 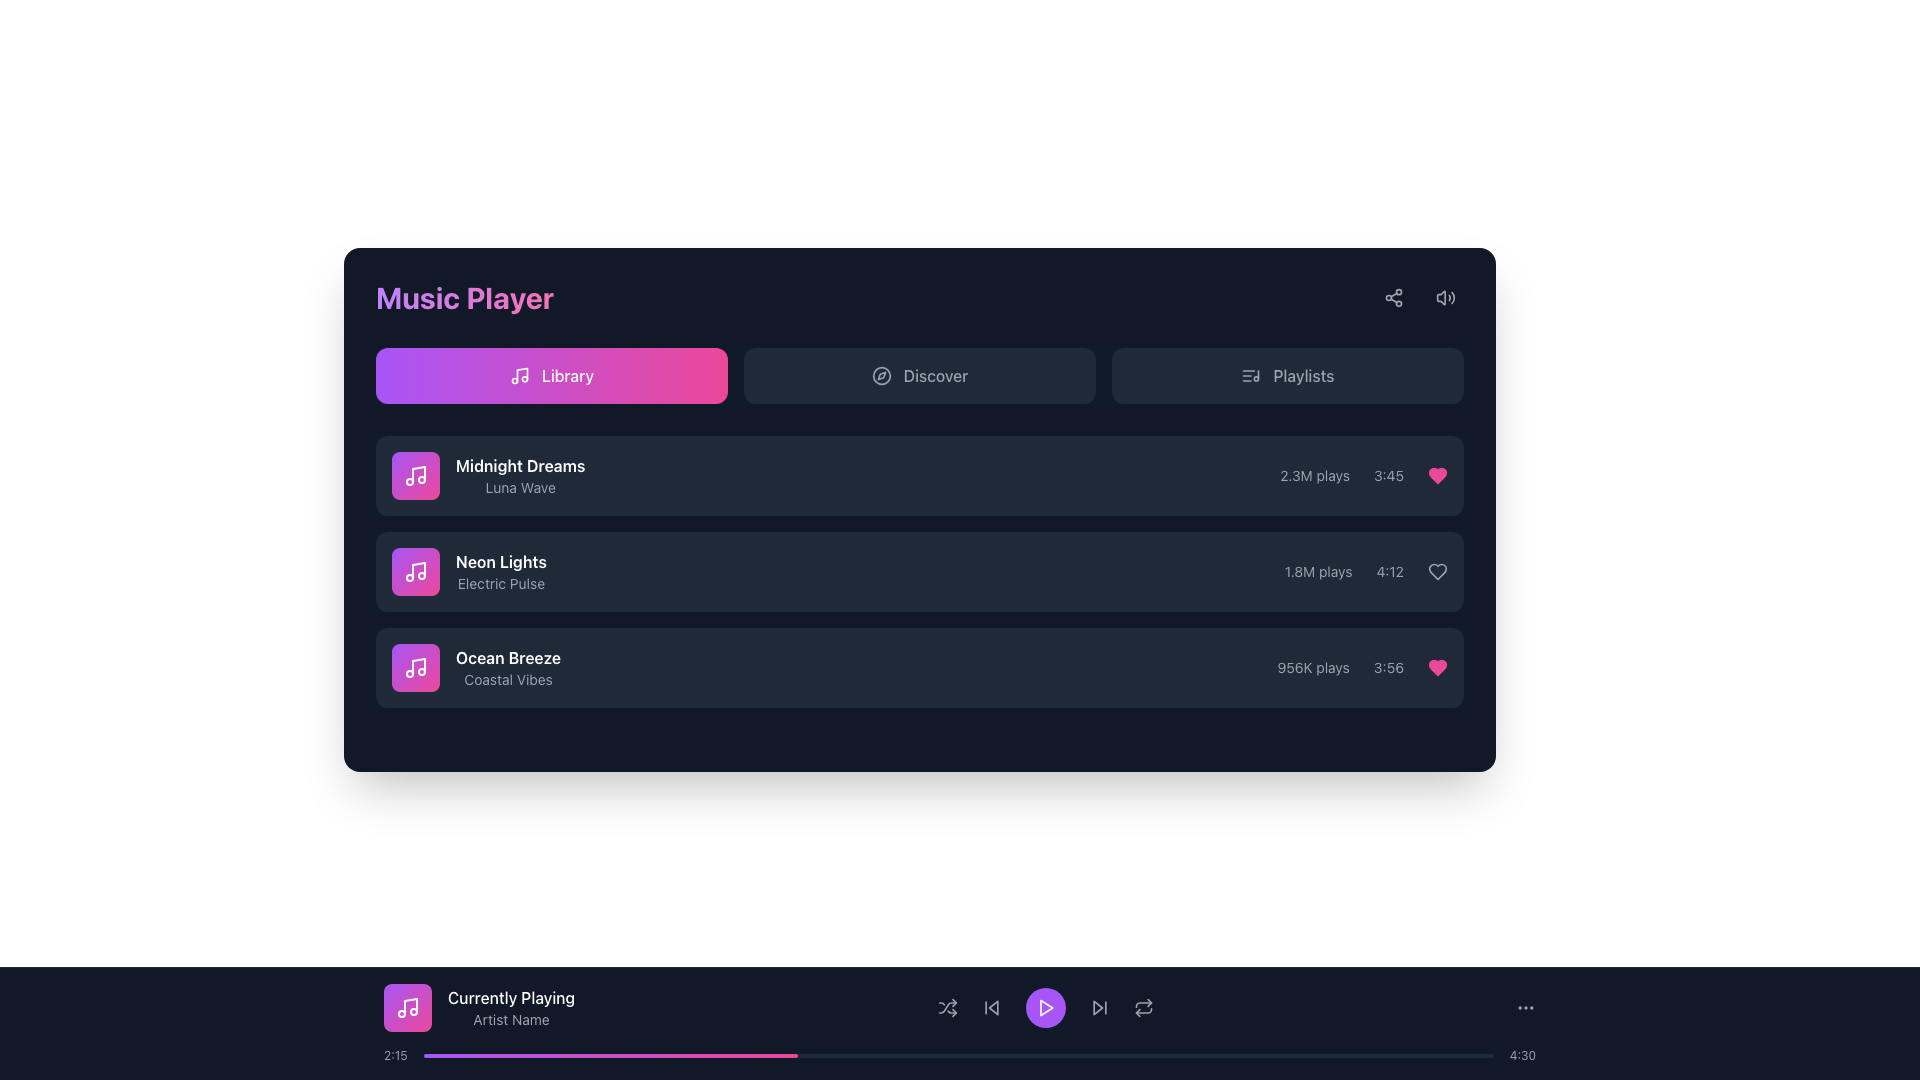 I want to click on the 'Playlists' text label that is part of the button situated in the top-right section of the interface, so click(x=1304, y=375).